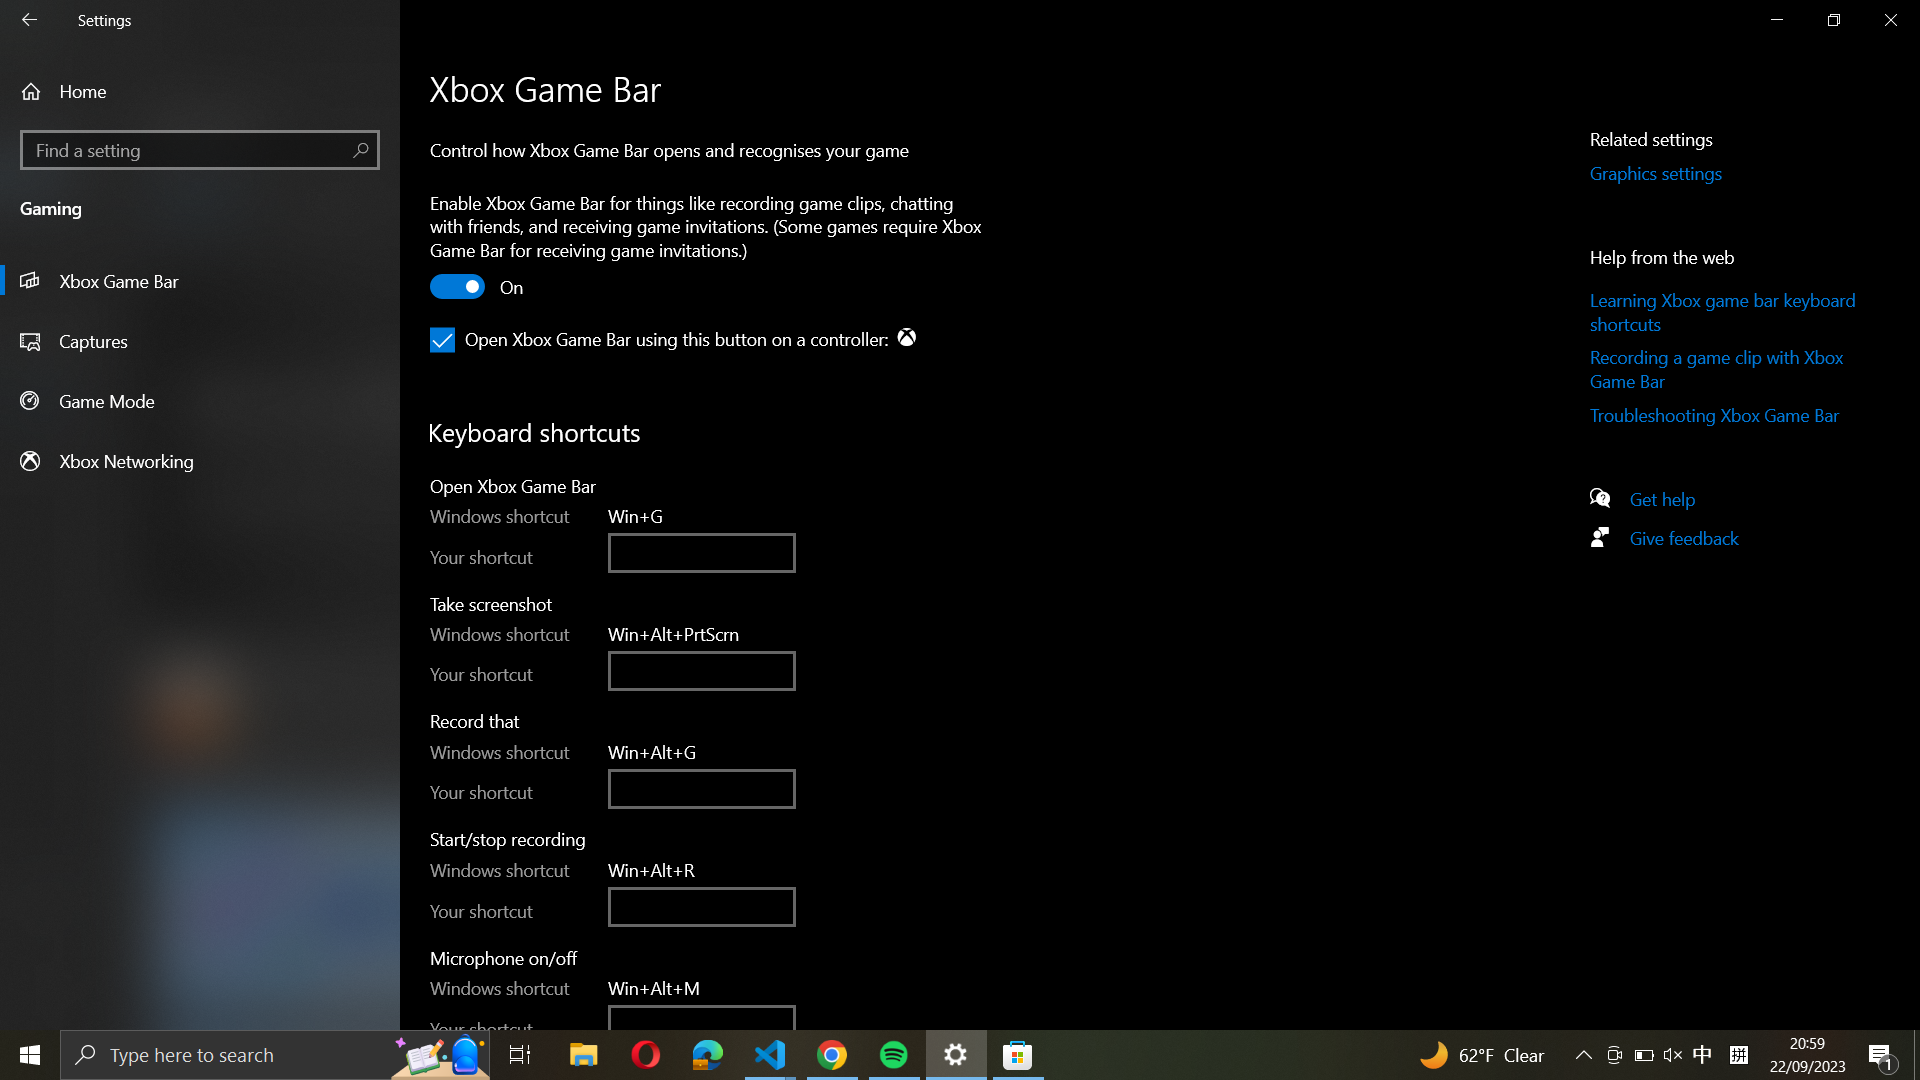 The height and width of the screenshot is (1080, 1920). What do you see at coordinates (1679, 173) in the screenshot?
I see `the "Graphics settings" button to open "Related Settings"` at bounding box center [1679, 173].